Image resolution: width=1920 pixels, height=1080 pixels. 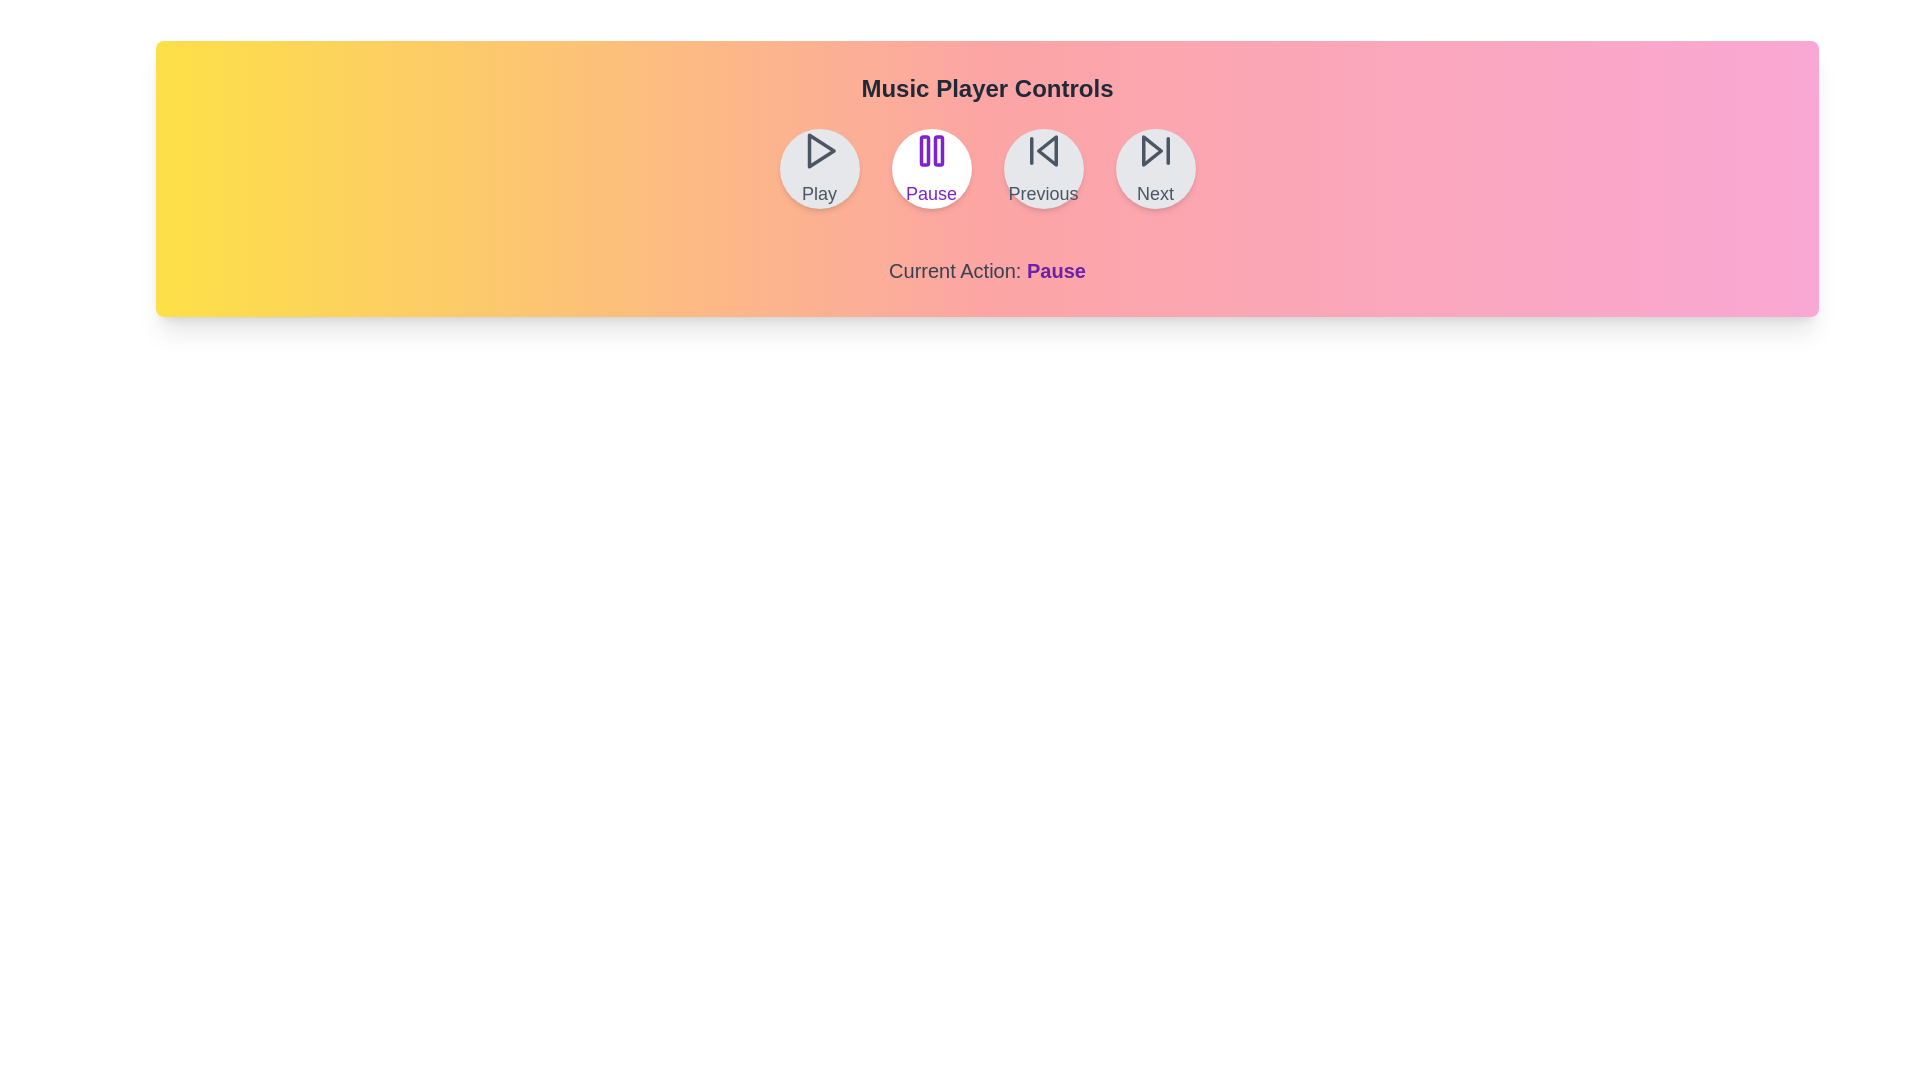 I want to click on the Next button to observe its hover effect, so click(x=1155, y=168).